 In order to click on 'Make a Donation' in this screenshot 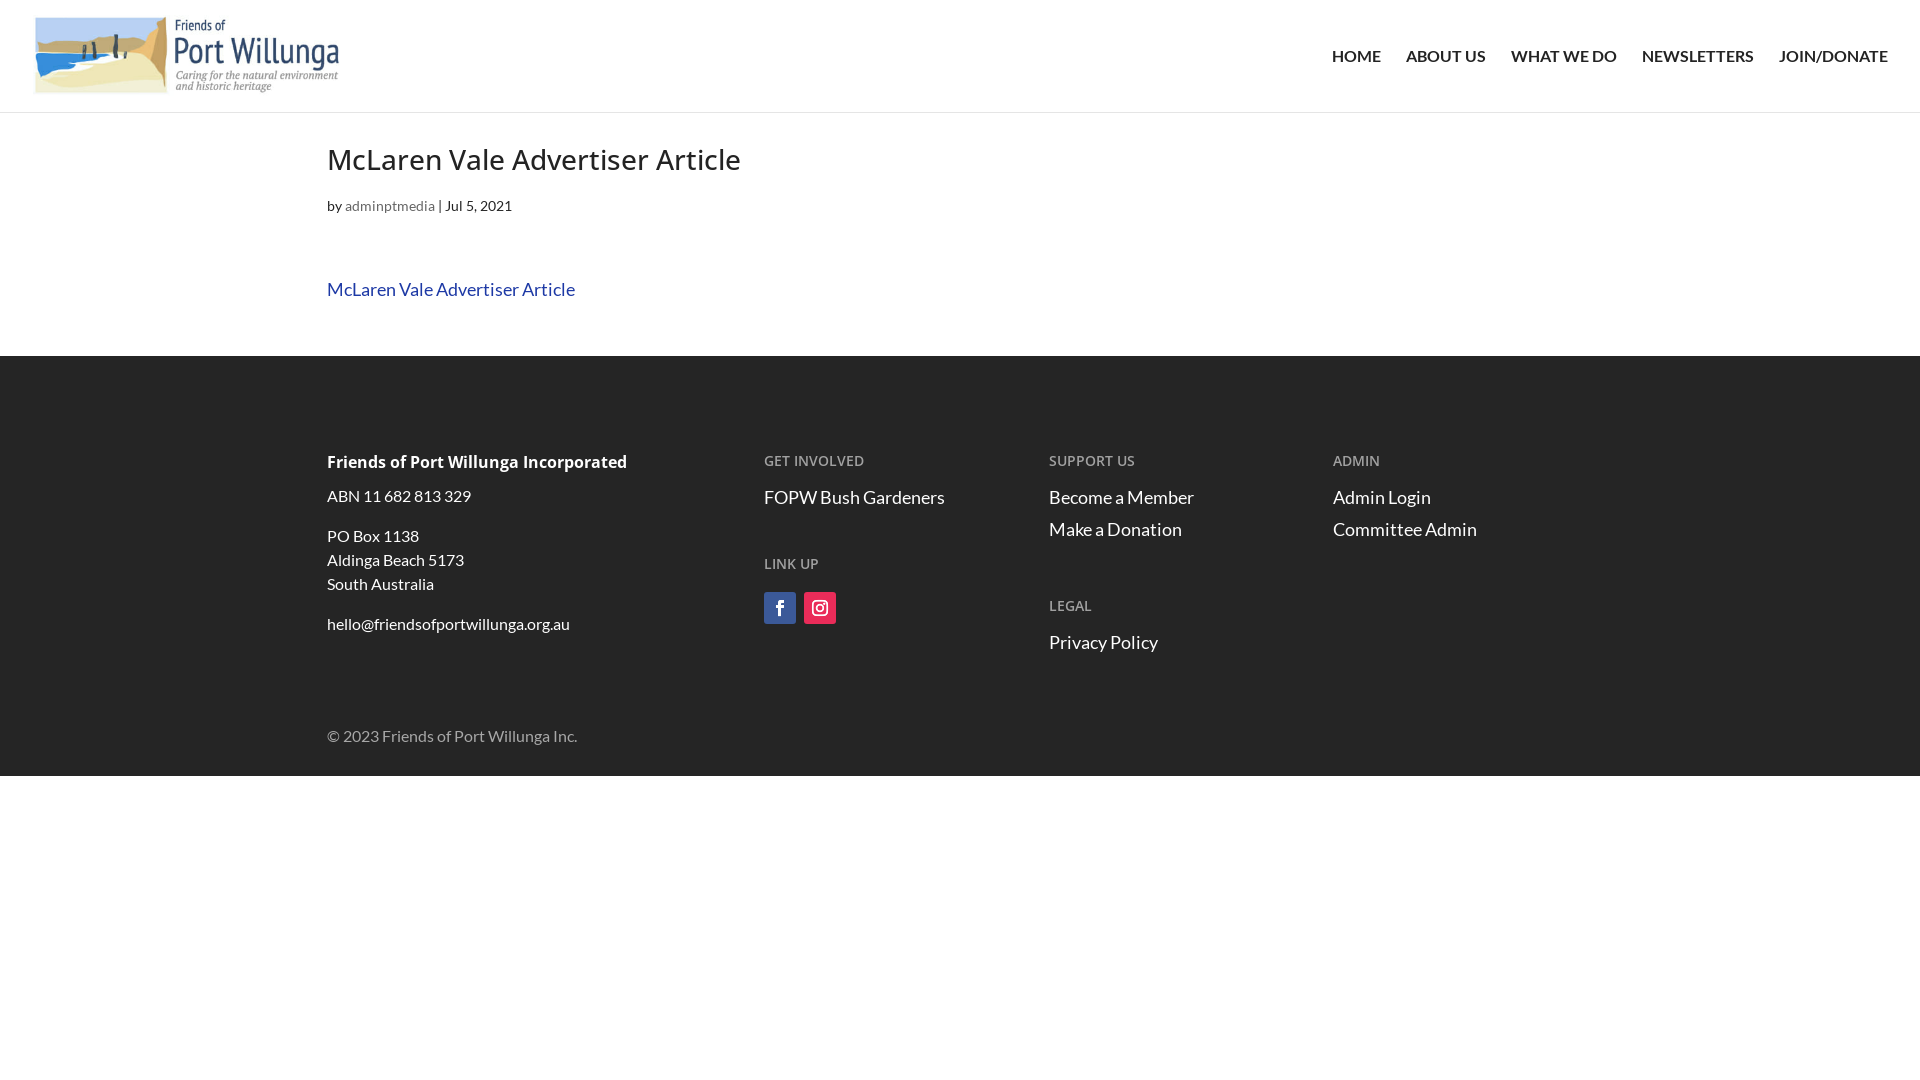, I will do `click(1114, 527)`.